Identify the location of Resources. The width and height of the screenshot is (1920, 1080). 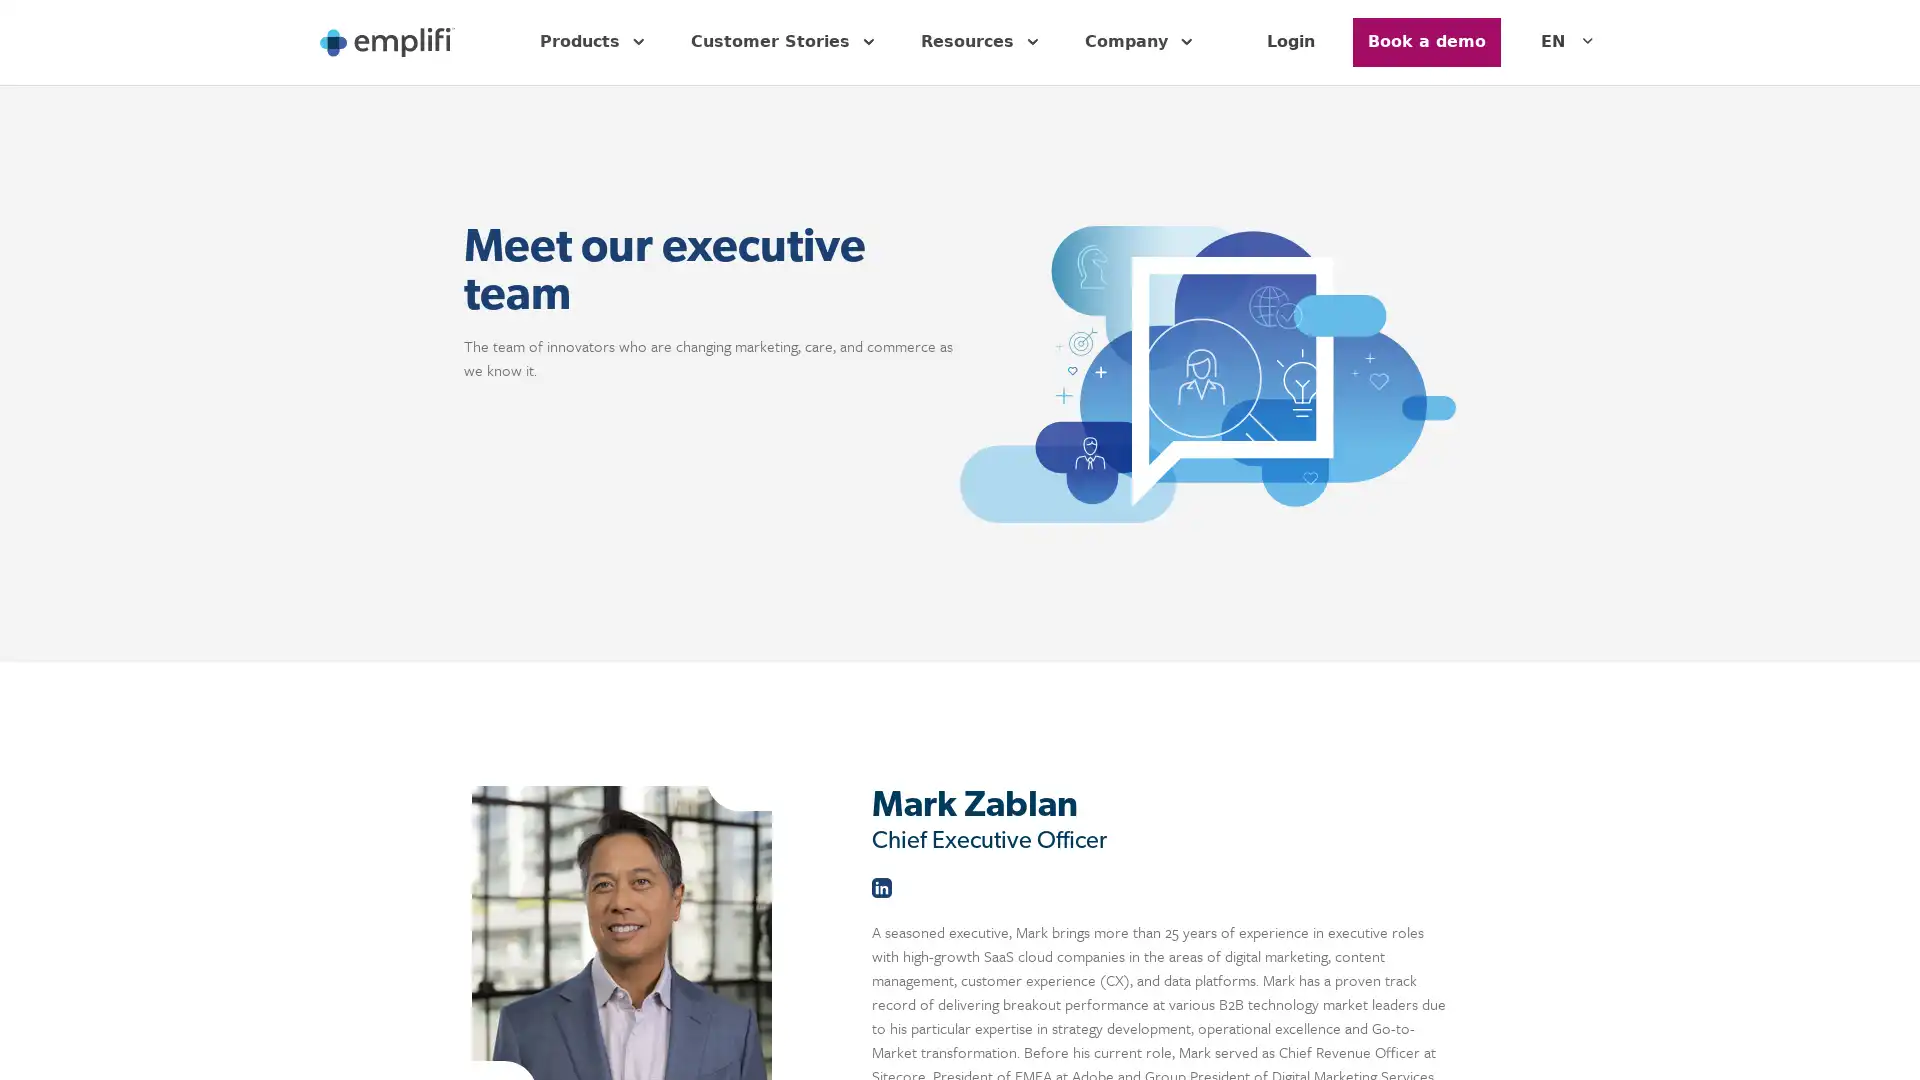
(983, 42).